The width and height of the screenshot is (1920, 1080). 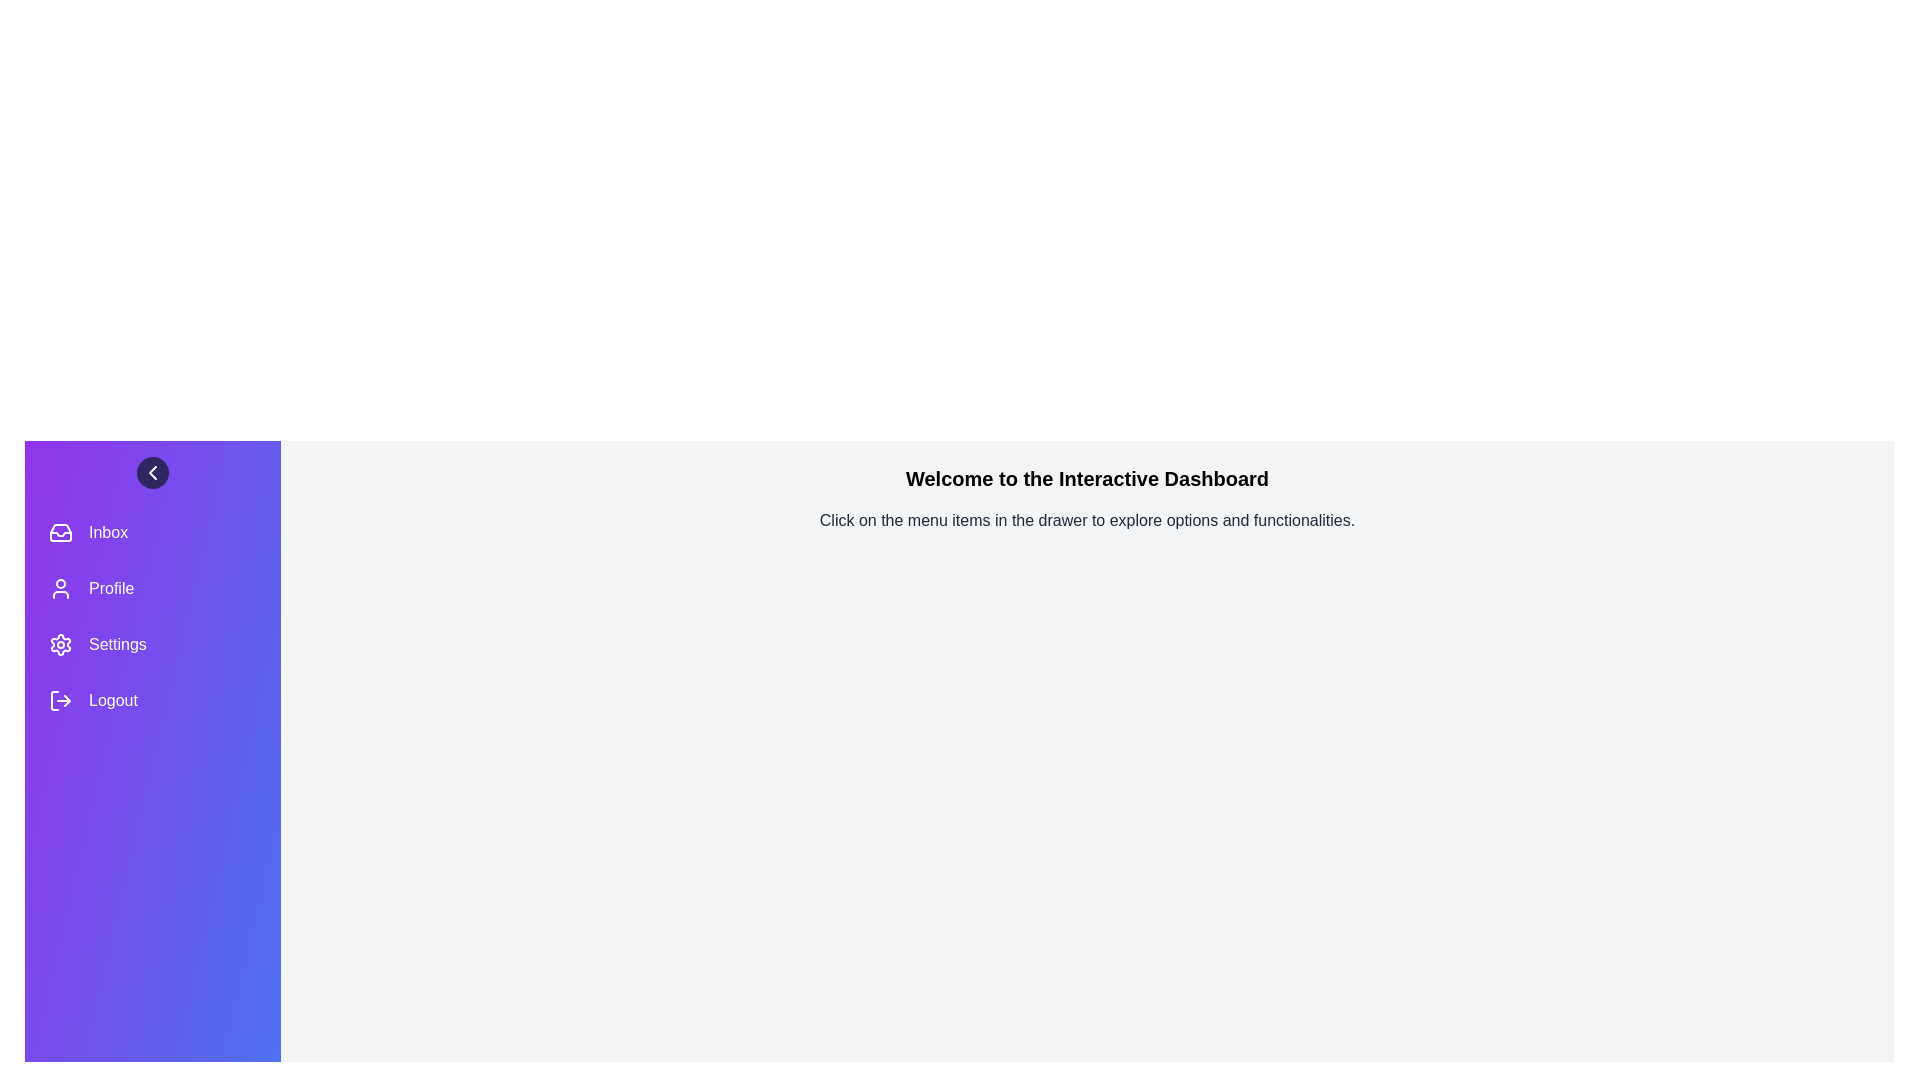 I want to click on the menu item labeled Profile to trigger its associated action, so click(x=152, y=588).